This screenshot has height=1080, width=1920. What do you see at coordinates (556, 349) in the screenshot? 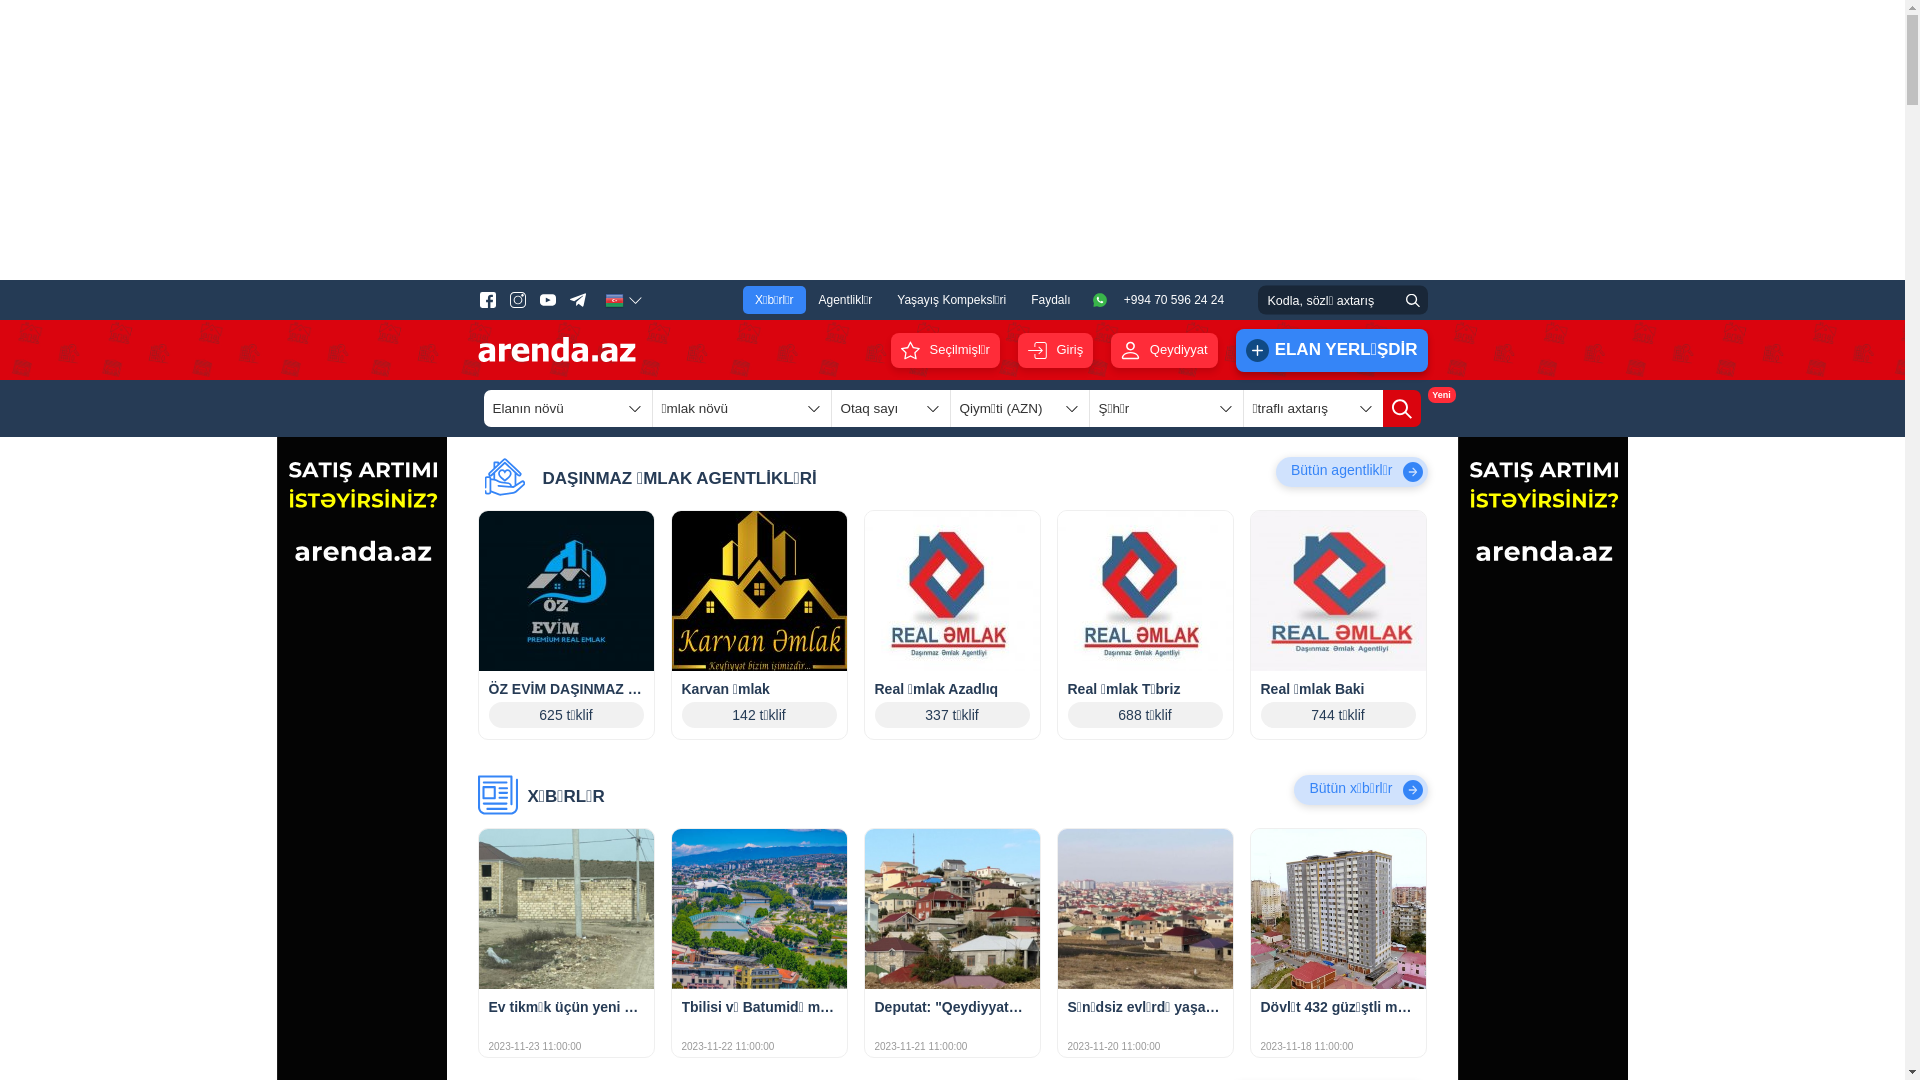
I see `'Arenda.az Kiraye evler ve Evlerin alqi-satqisi'` at bounding box center [556, 349].